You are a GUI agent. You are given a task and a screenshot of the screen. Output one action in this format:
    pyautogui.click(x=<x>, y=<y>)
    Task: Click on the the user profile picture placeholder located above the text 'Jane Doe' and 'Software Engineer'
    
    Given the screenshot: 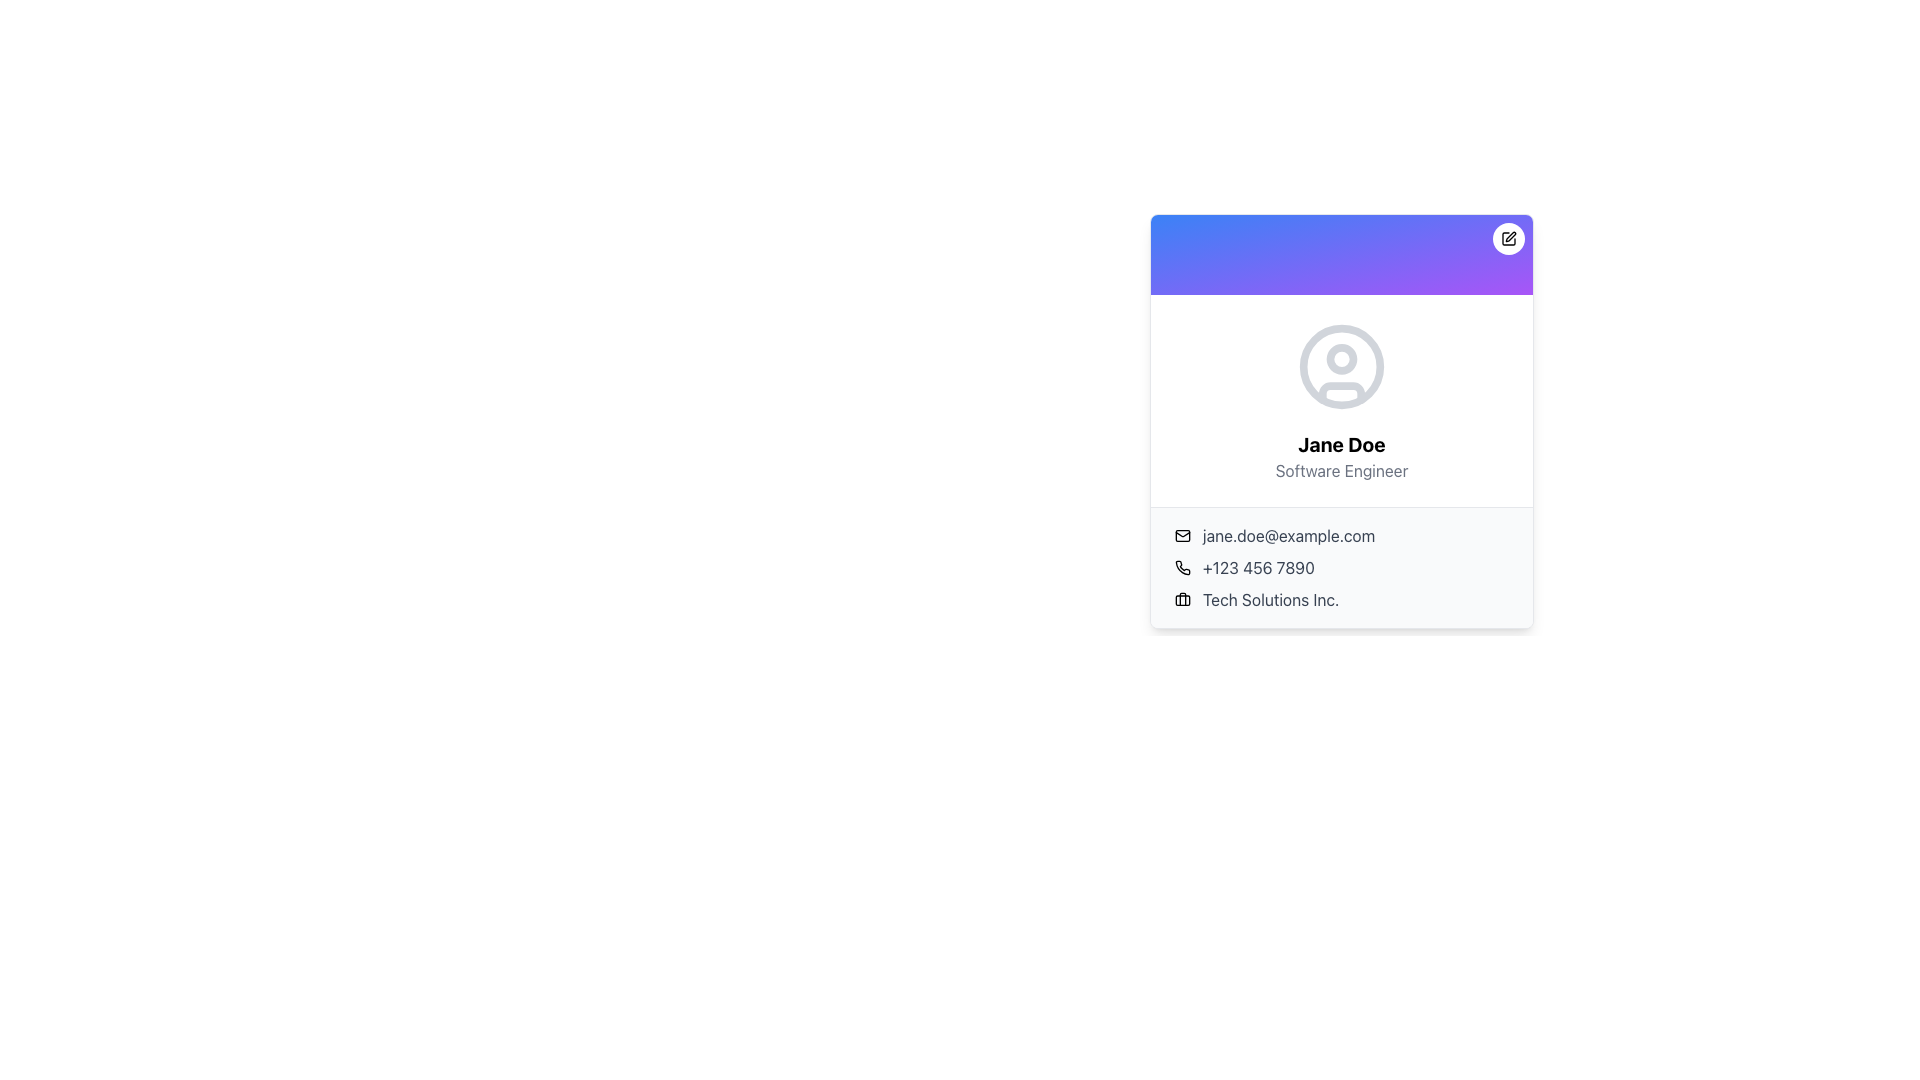 What is the action you would take?
    pyautogui.click(x=1342, y=366)
    